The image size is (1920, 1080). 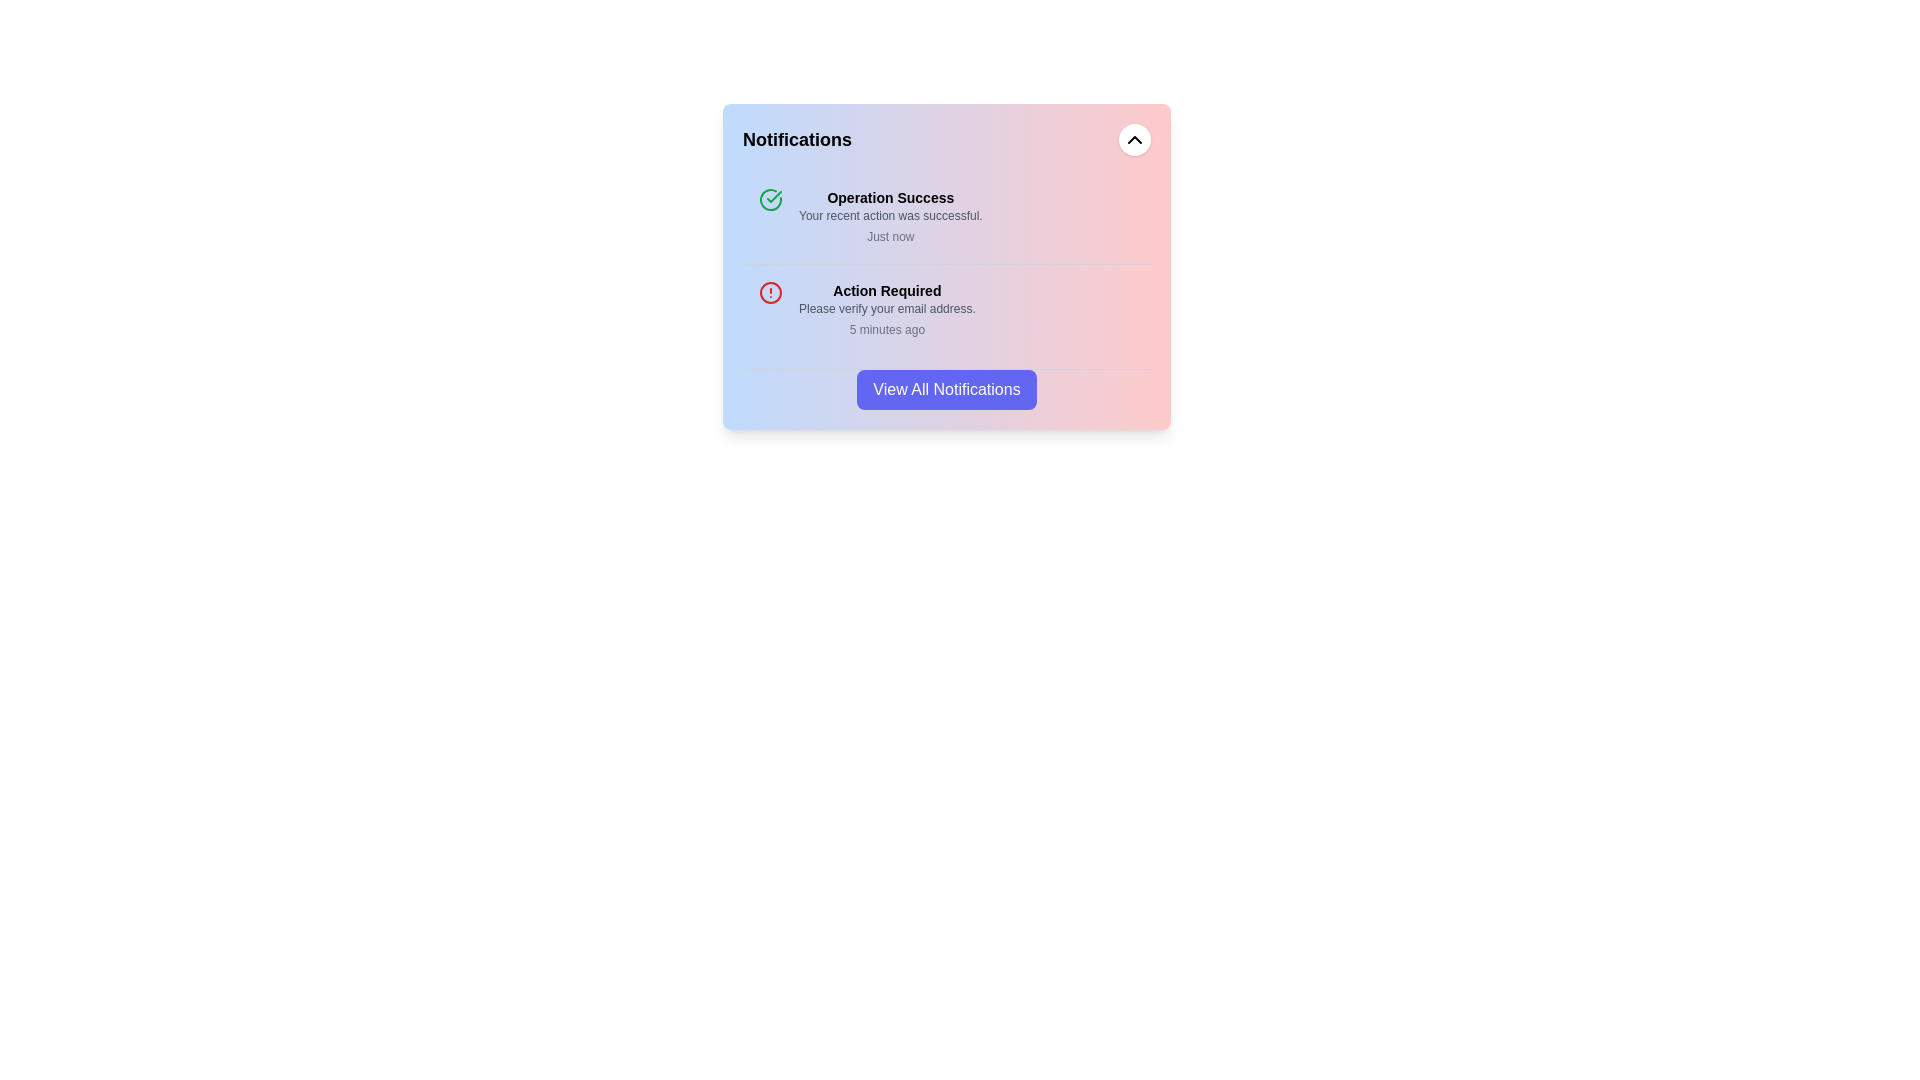 I want to click on the button located in the top-right corner of the 'Notifications' panel, so click(x=1134, y=138).